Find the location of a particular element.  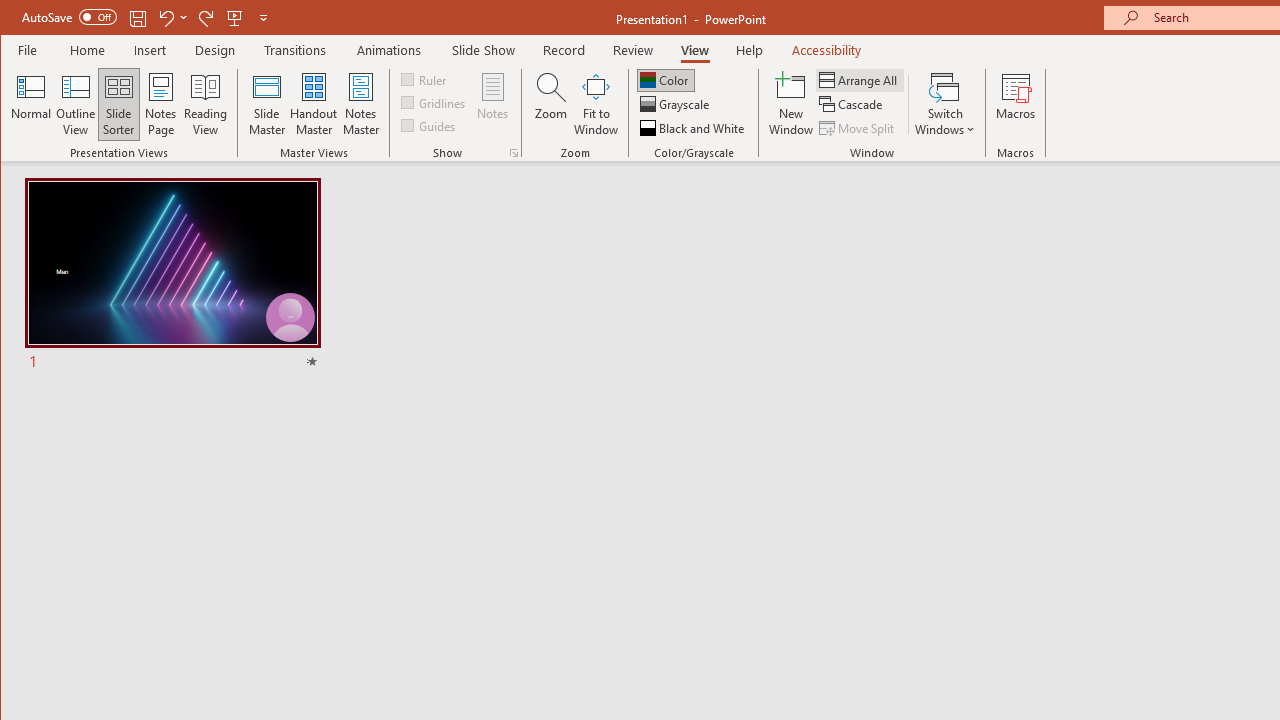

'Black and White' is located at coordinates (694, 128).